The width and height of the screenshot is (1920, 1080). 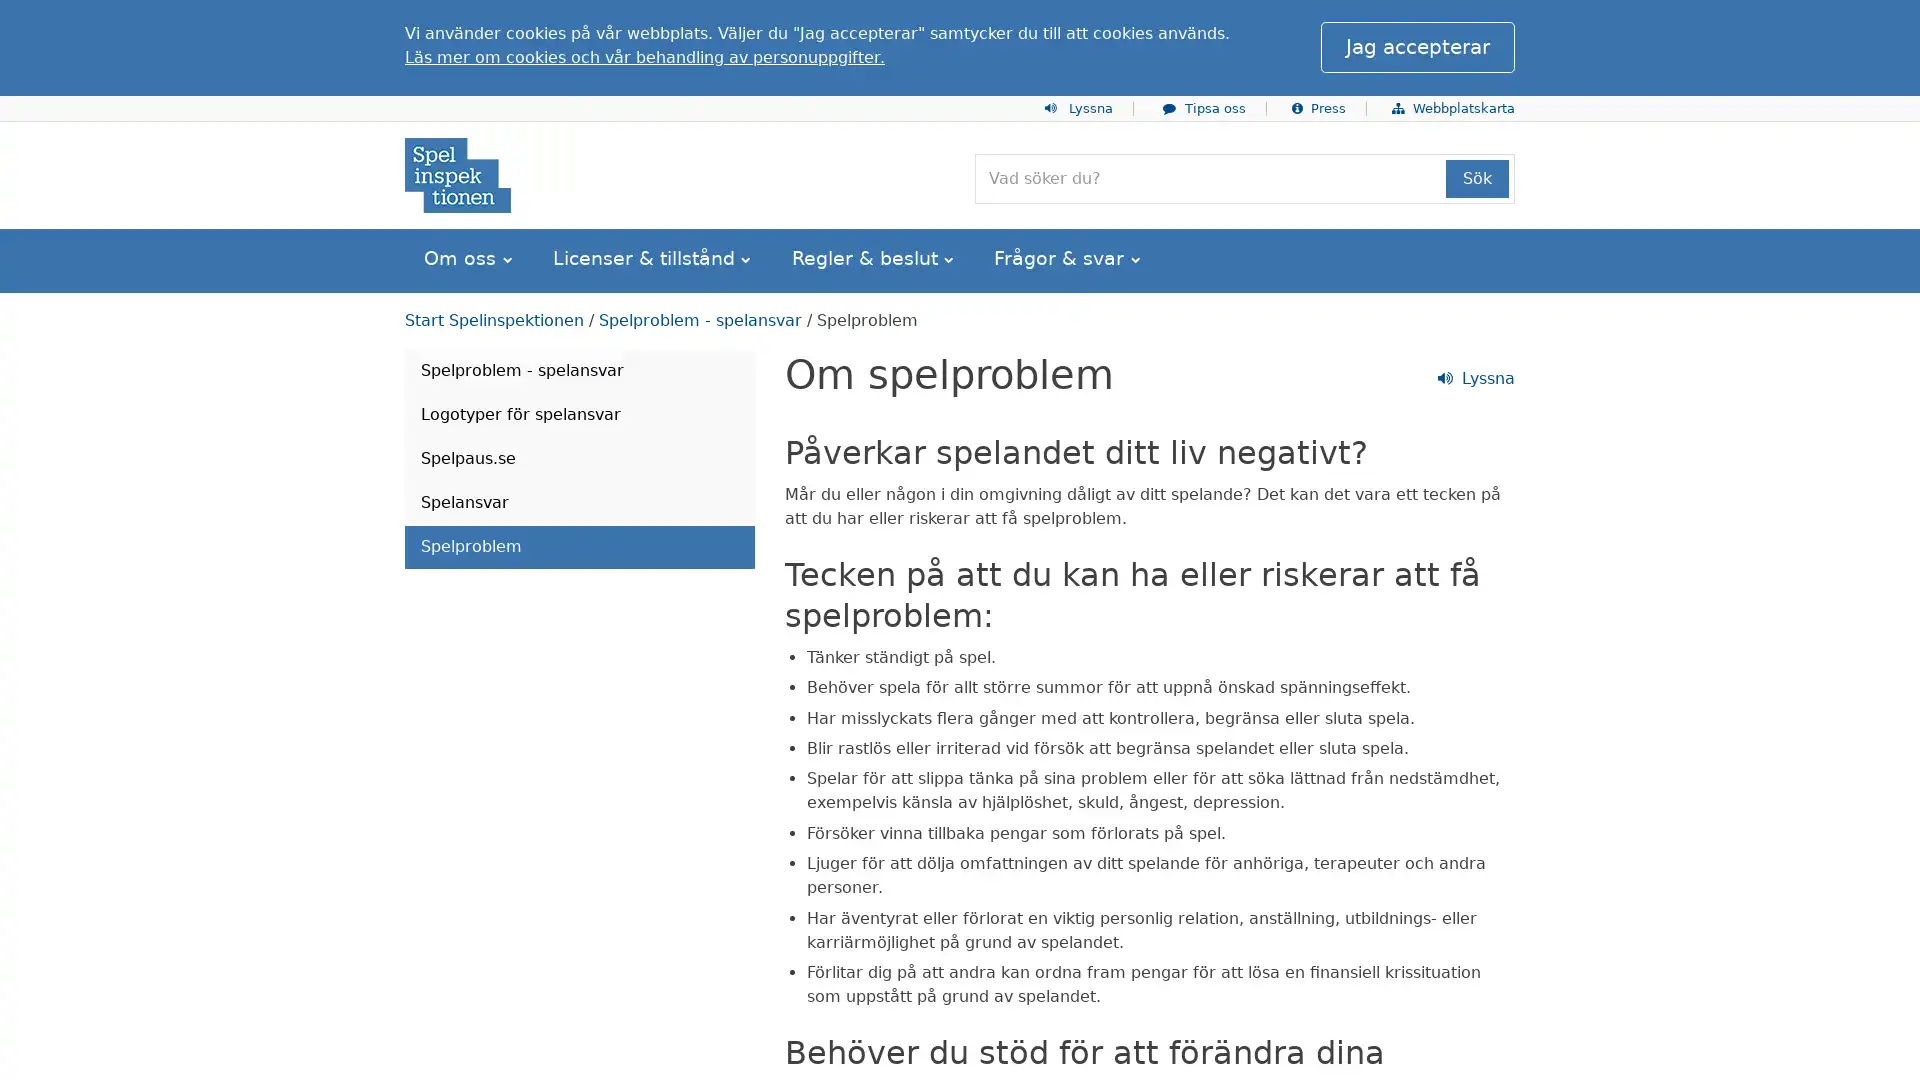 I want to click on webReaders meny, so click(x=420, y=373).